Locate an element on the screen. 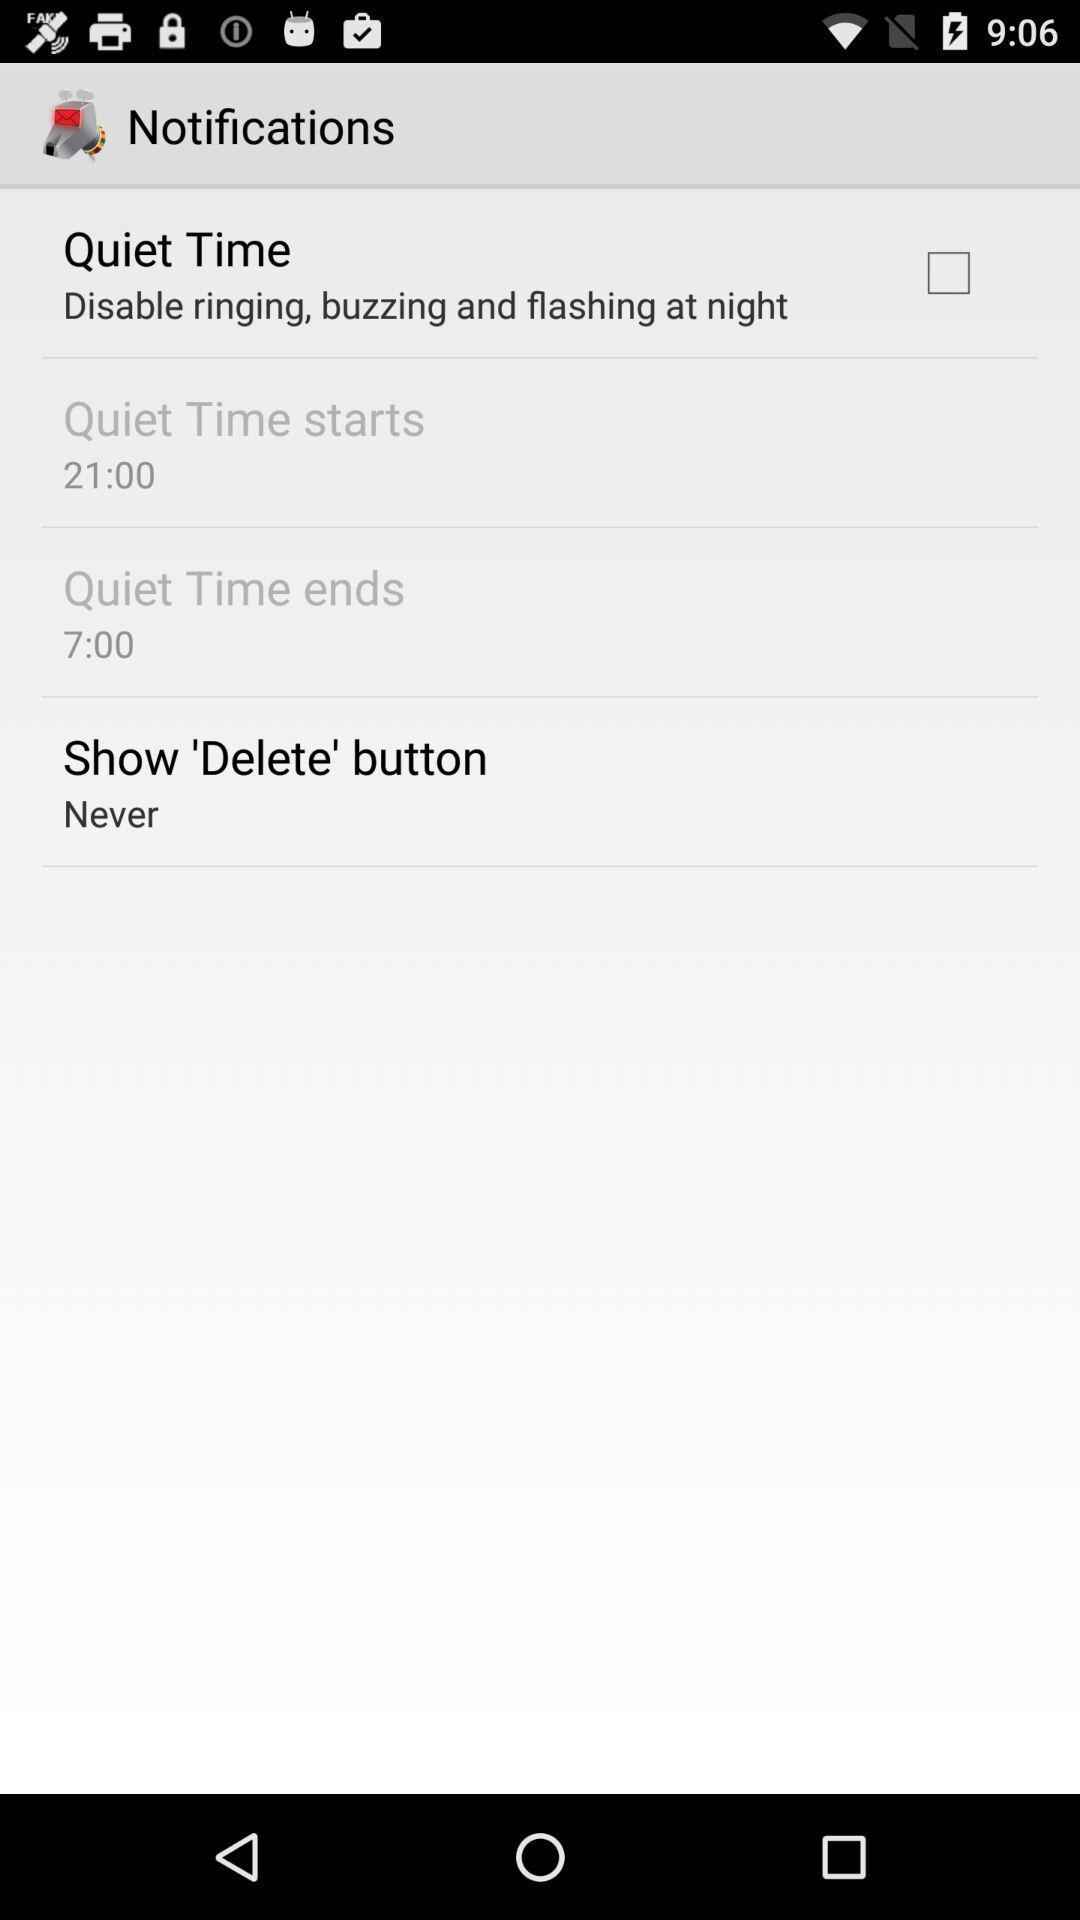  the app above quiet time starts is located at coordinates (424, 303).